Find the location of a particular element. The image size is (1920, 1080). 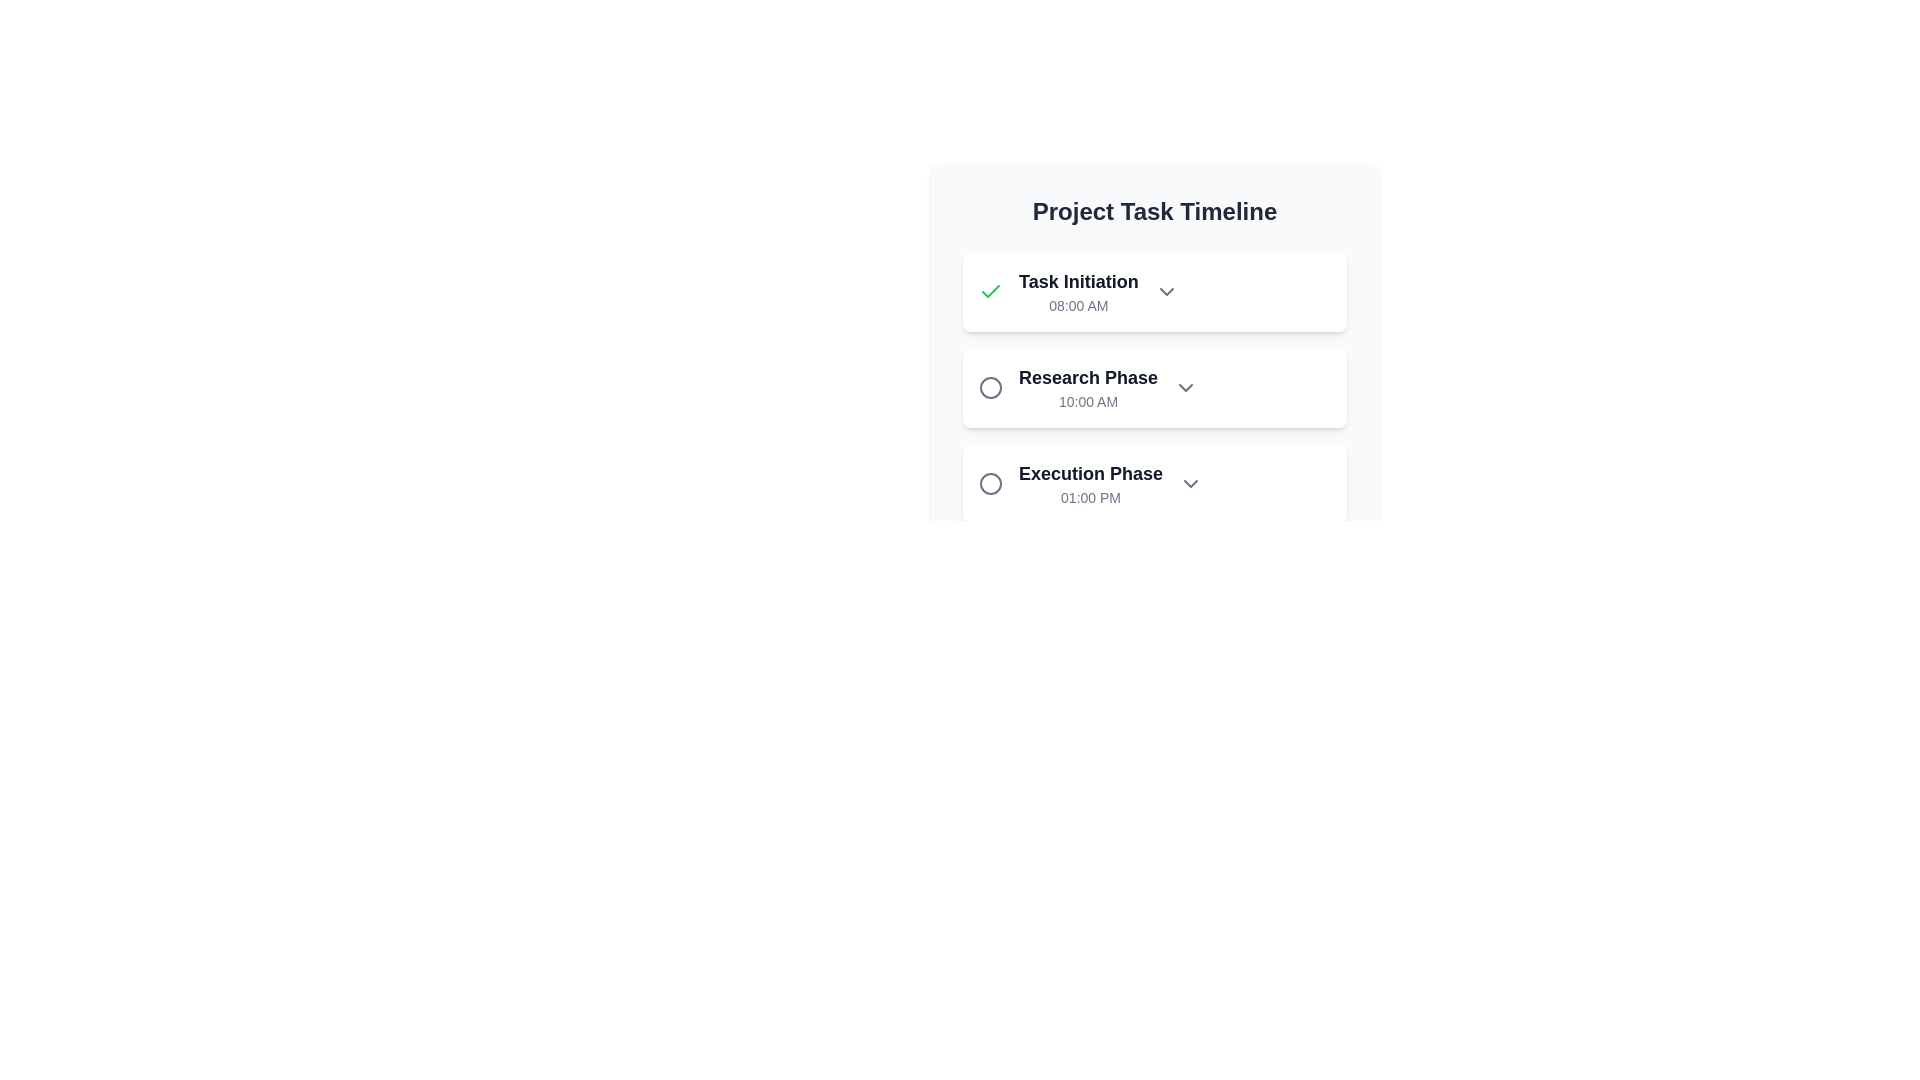

the 'Research Phase' label in the 'Project Task Timeline', which indicates the specific phase of the project along with its time '10:00 AM' is located at coordinates (1087, 388).